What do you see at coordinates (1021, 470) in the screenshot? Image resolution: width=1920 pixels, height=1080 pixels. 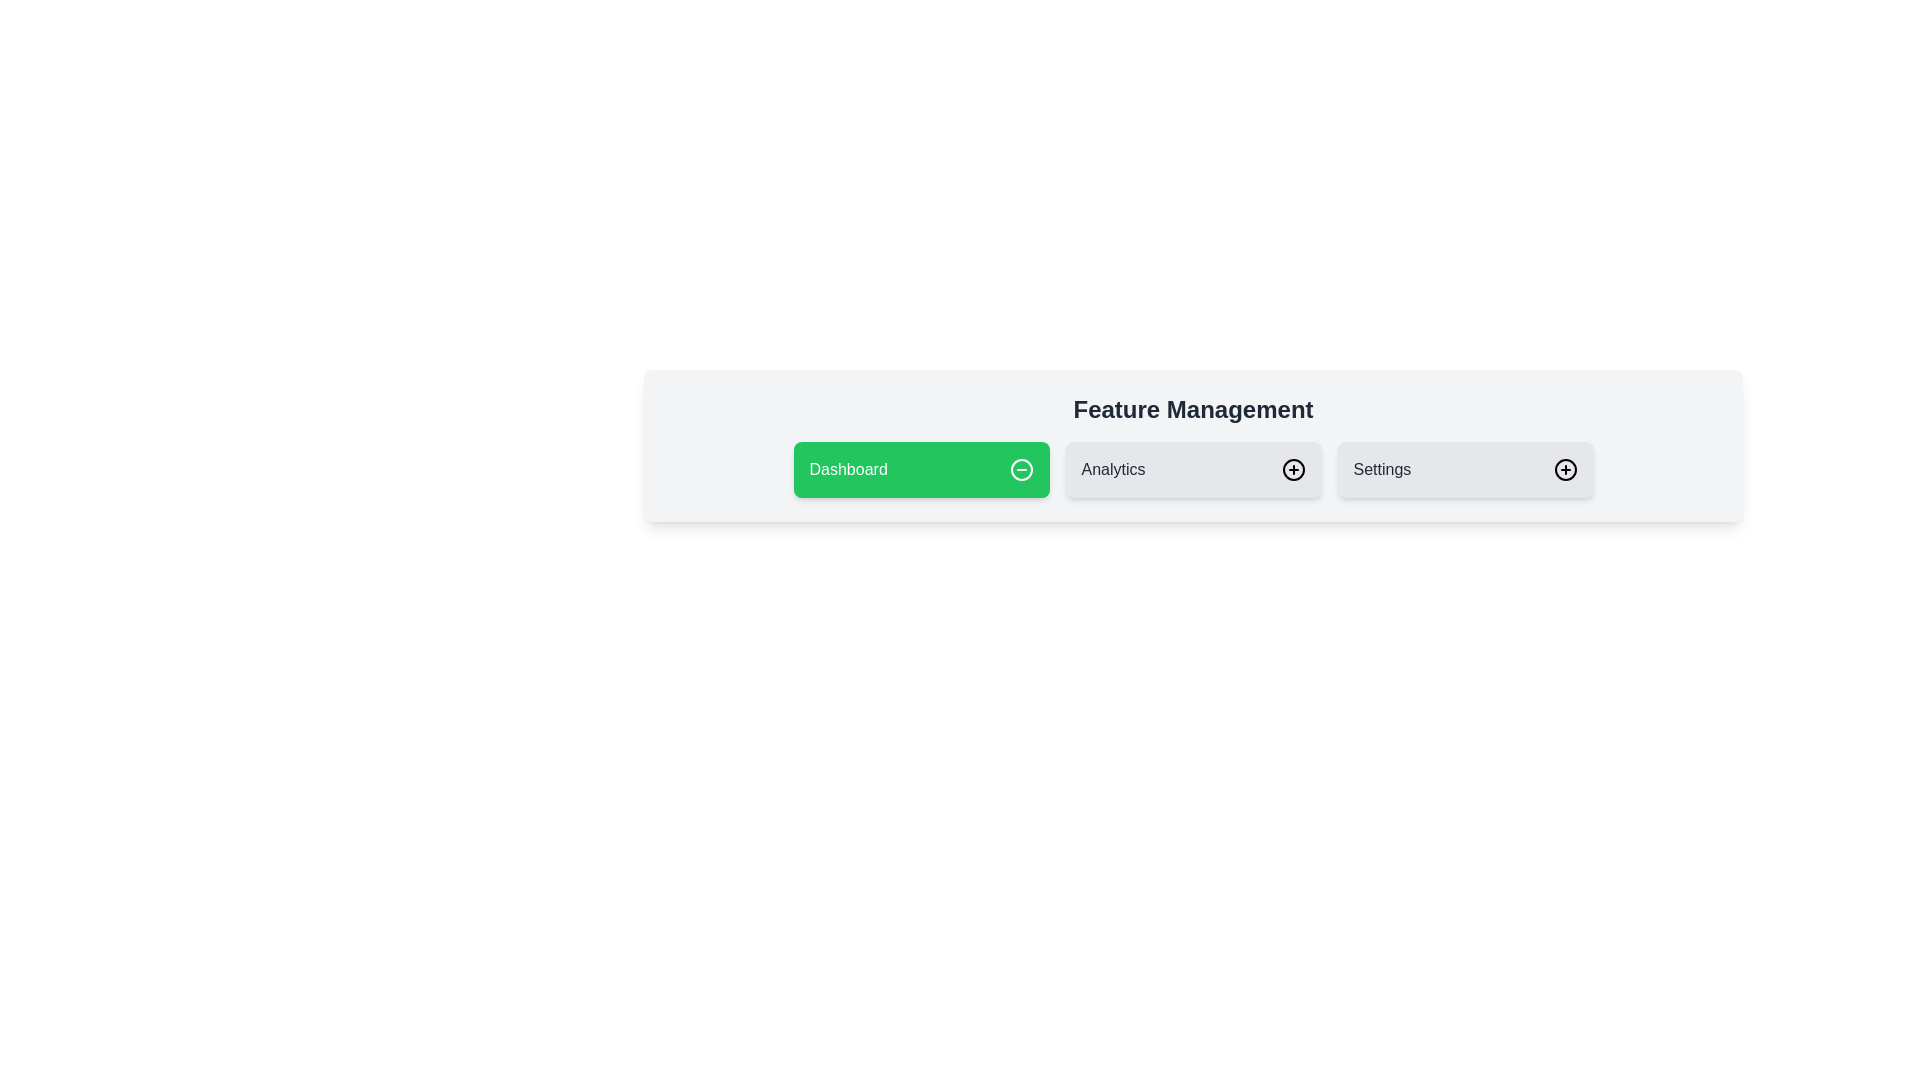 I see `the icon within the green rectangular button labeled 'Dashboard'` at bounding box center [1021, 470].